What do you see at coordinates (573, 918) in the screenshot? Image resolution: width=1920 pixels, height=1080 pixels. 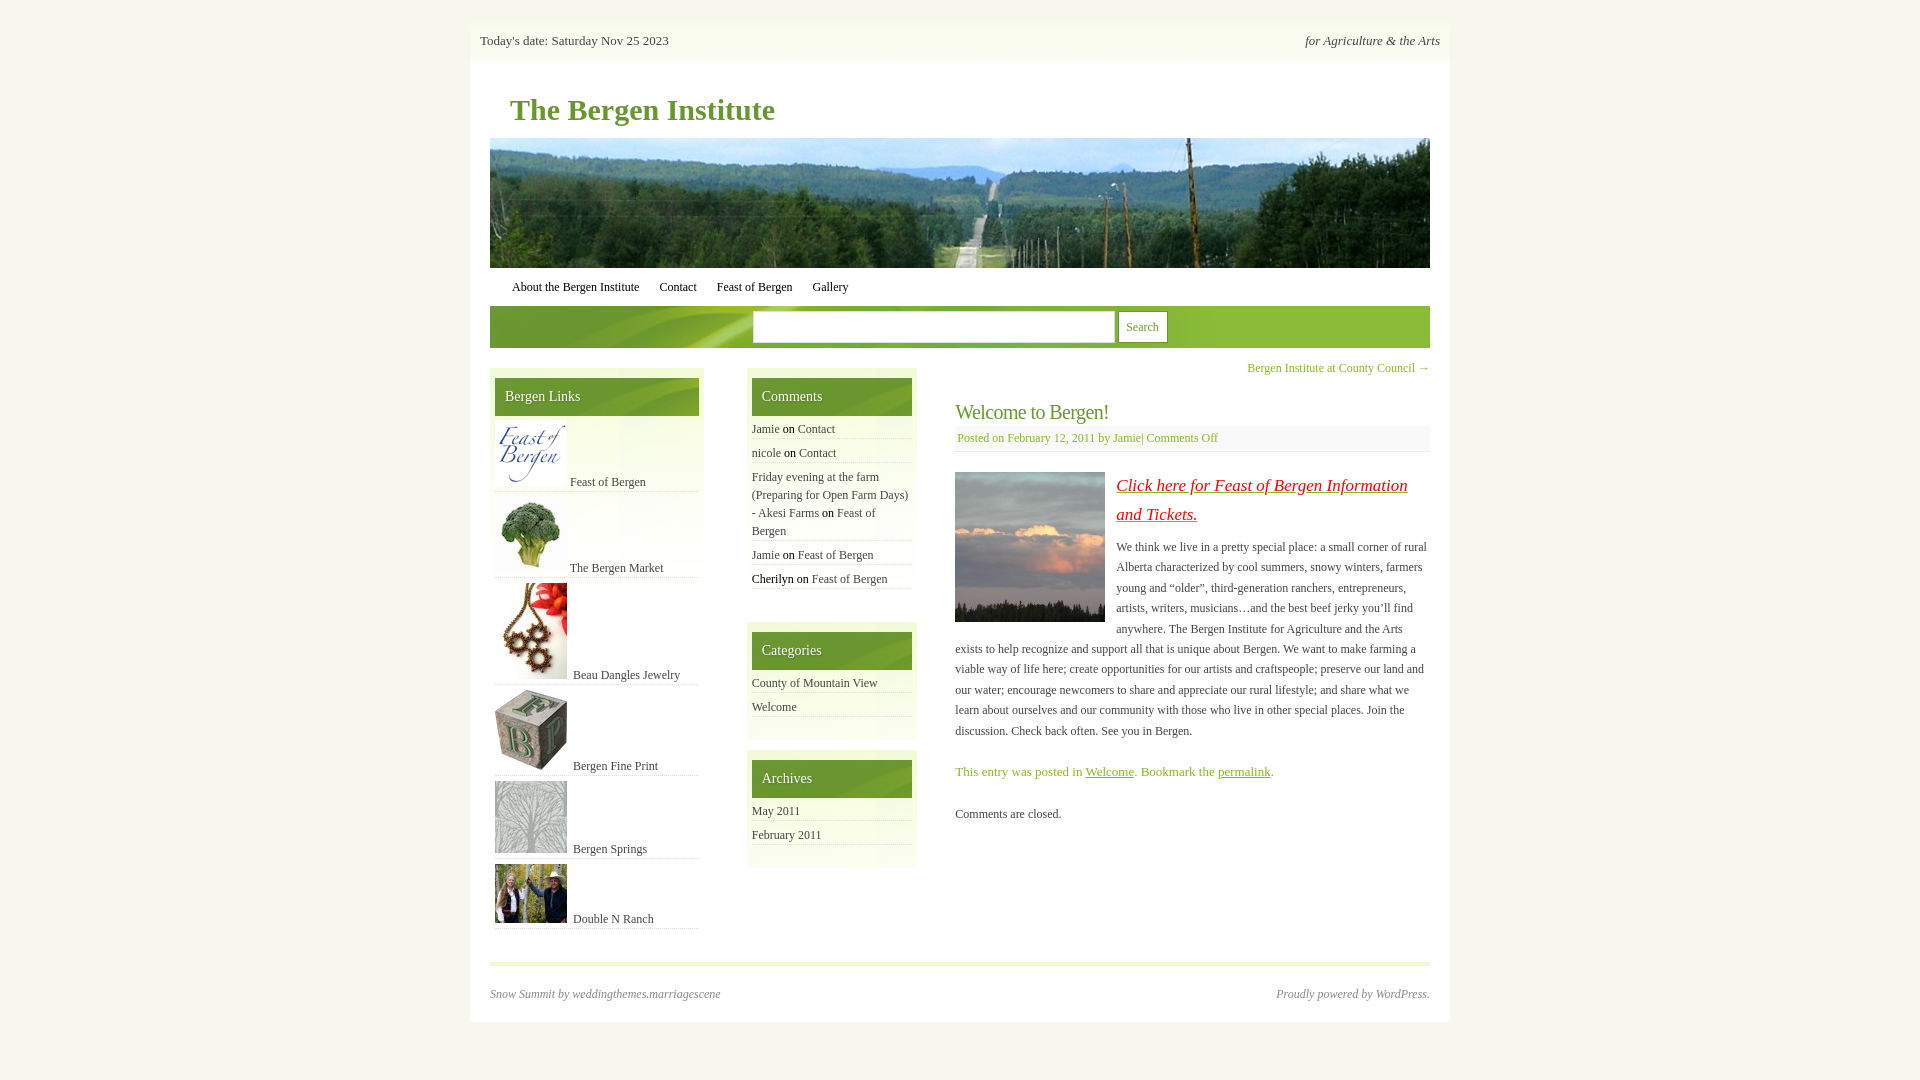 I see `' Double N Ranch'` at bounding box center [573, 918].